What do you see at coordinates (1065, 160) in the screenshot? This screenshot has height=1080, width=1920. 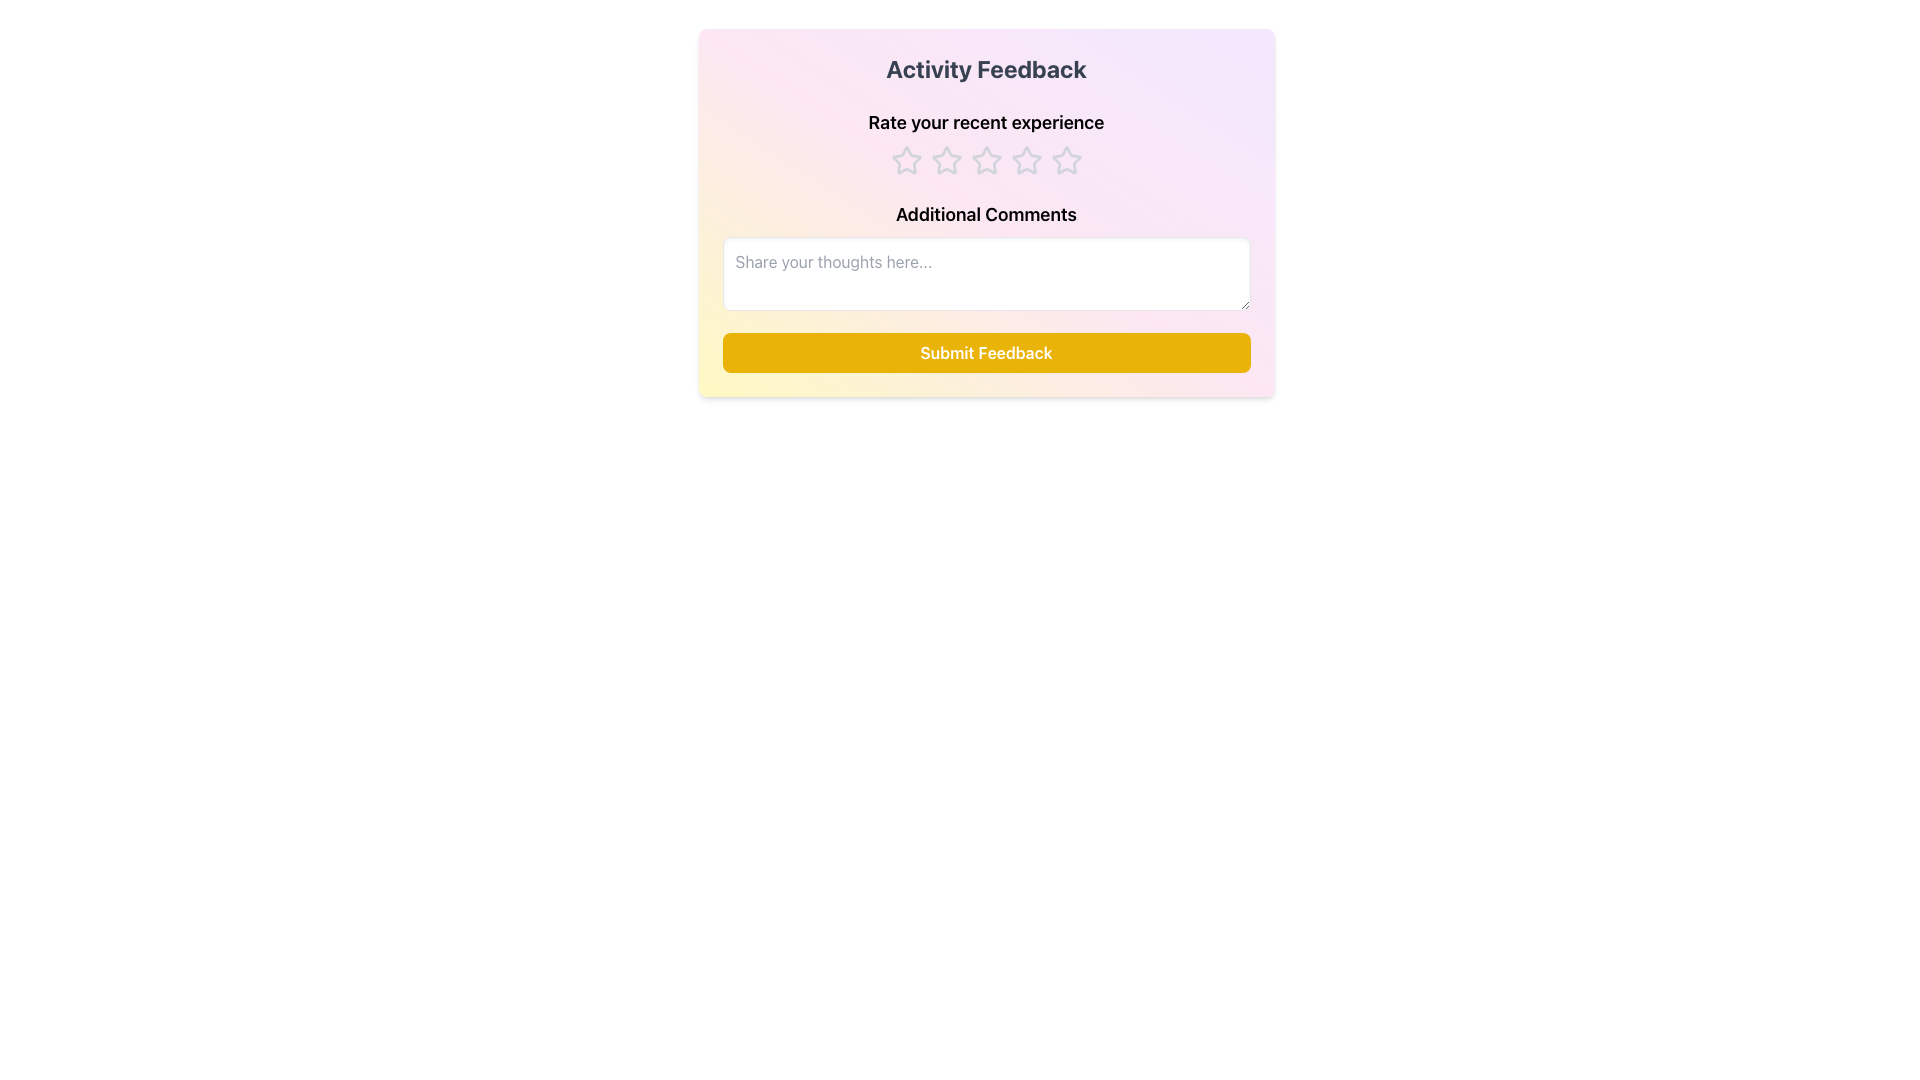 I see `the fifth star icon with a gray border and hollow interior in the rating system under the text 'Rate your recent experience'` at bounding box center [1065, 160].